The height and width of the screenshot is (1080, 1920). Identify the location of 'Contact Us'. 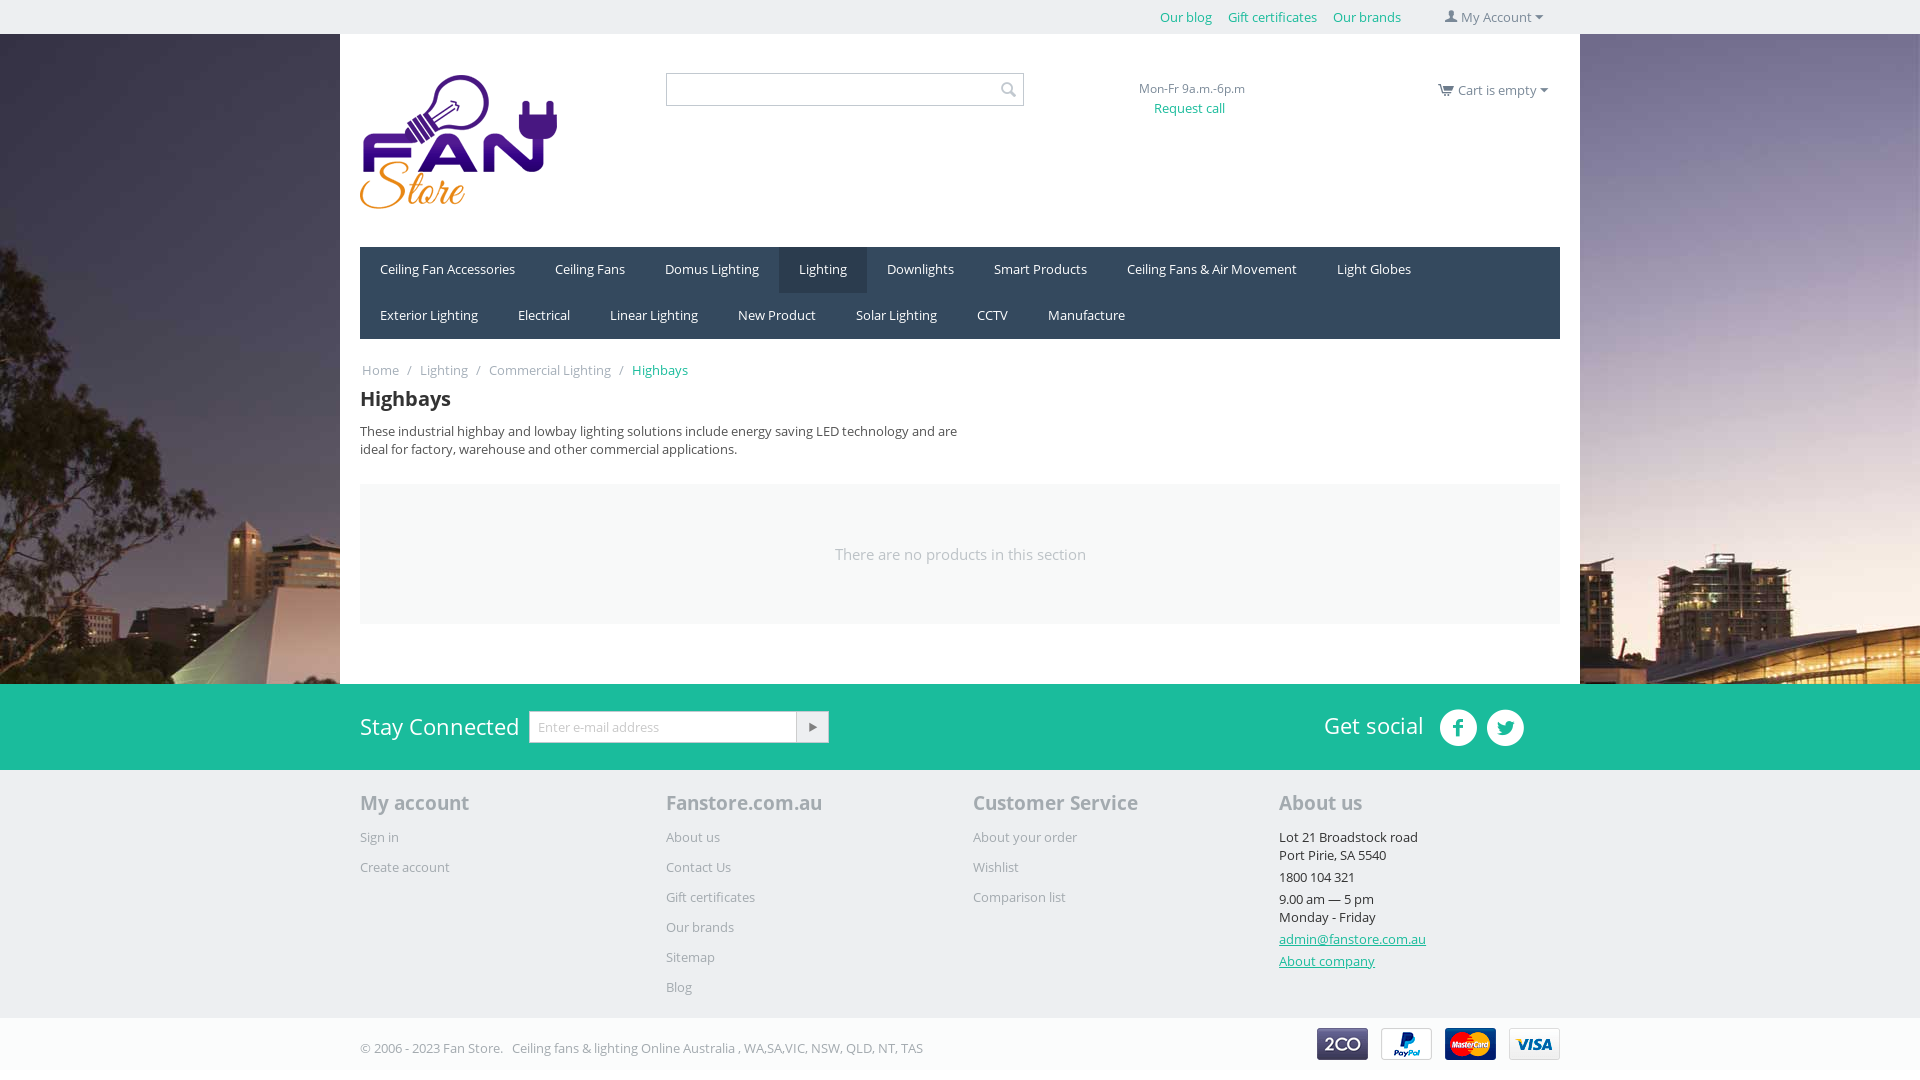
(698, 866).